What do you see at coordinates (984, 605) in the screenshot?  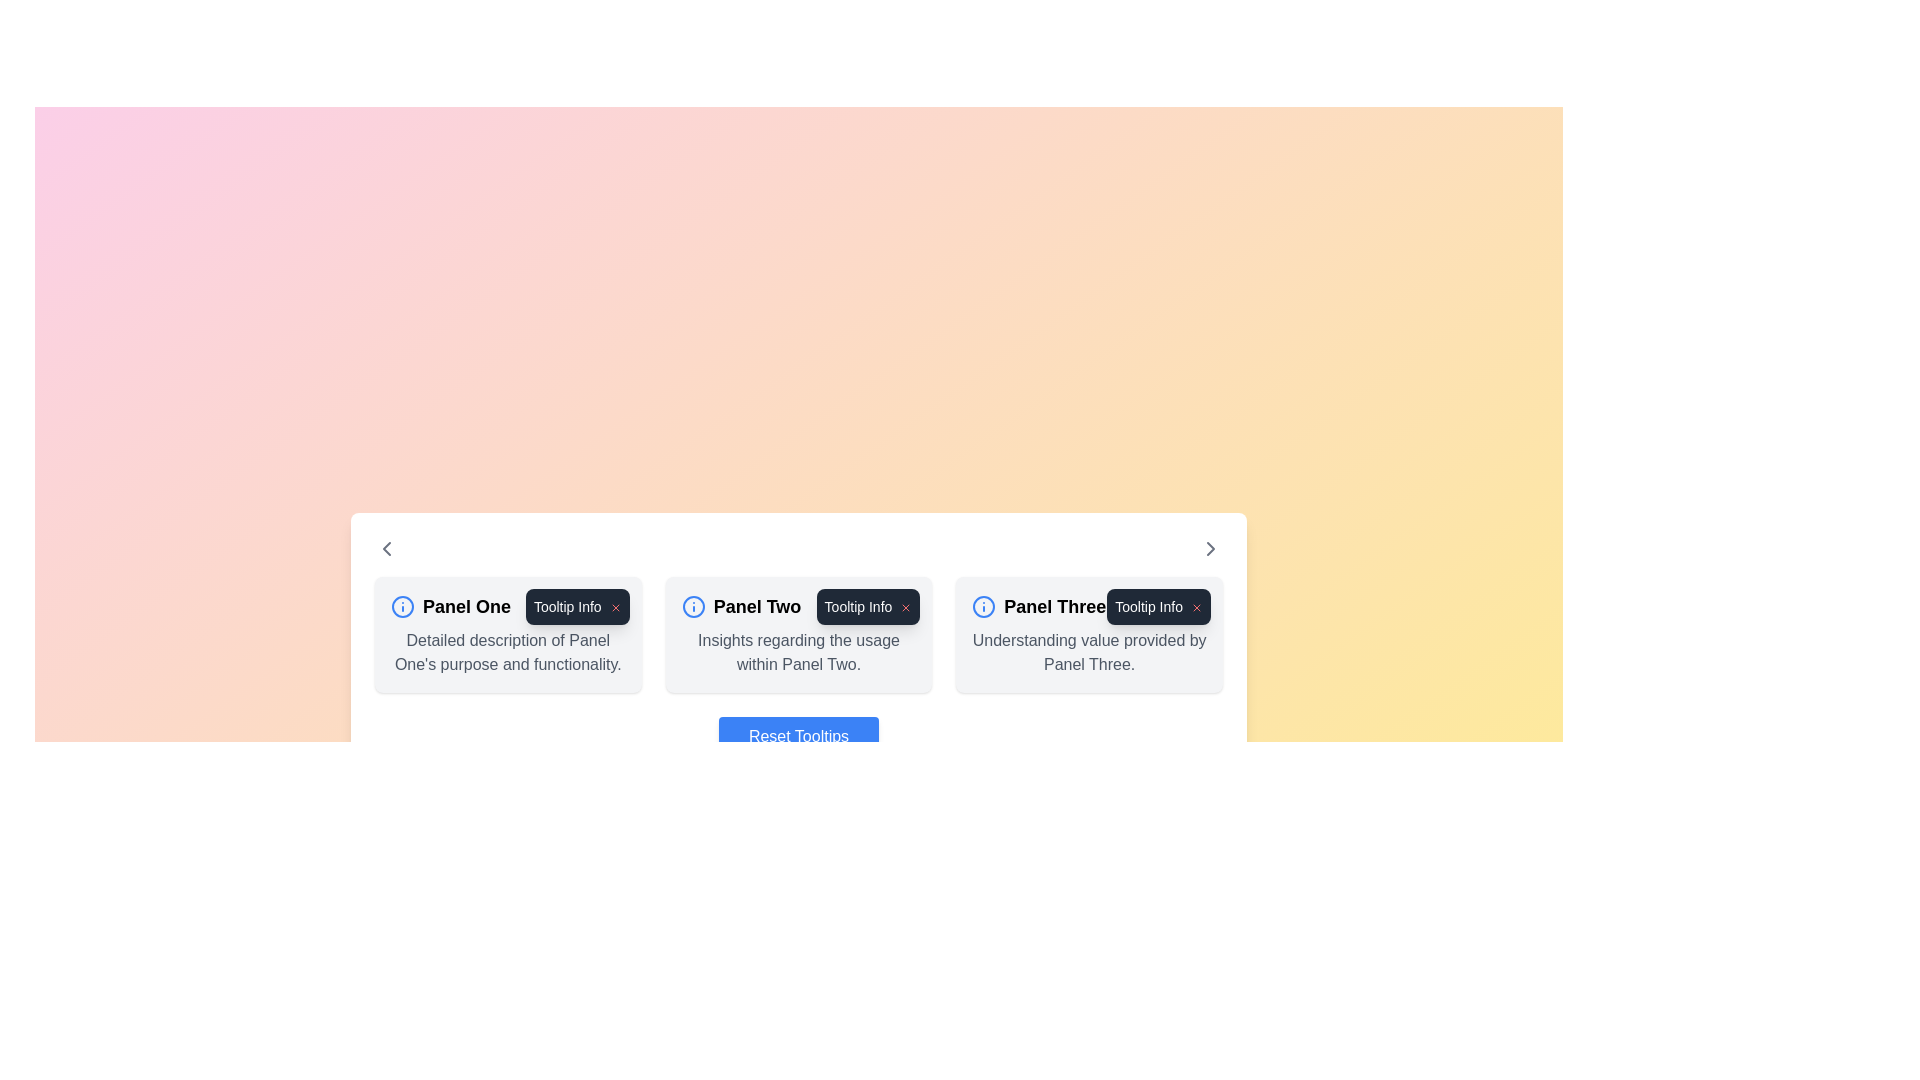 I see `the information icon, which is an outlined circle with an inner 'i' symbol, located at the top-left corner of 'Panel Three.'` at bounding box center [984, 605].